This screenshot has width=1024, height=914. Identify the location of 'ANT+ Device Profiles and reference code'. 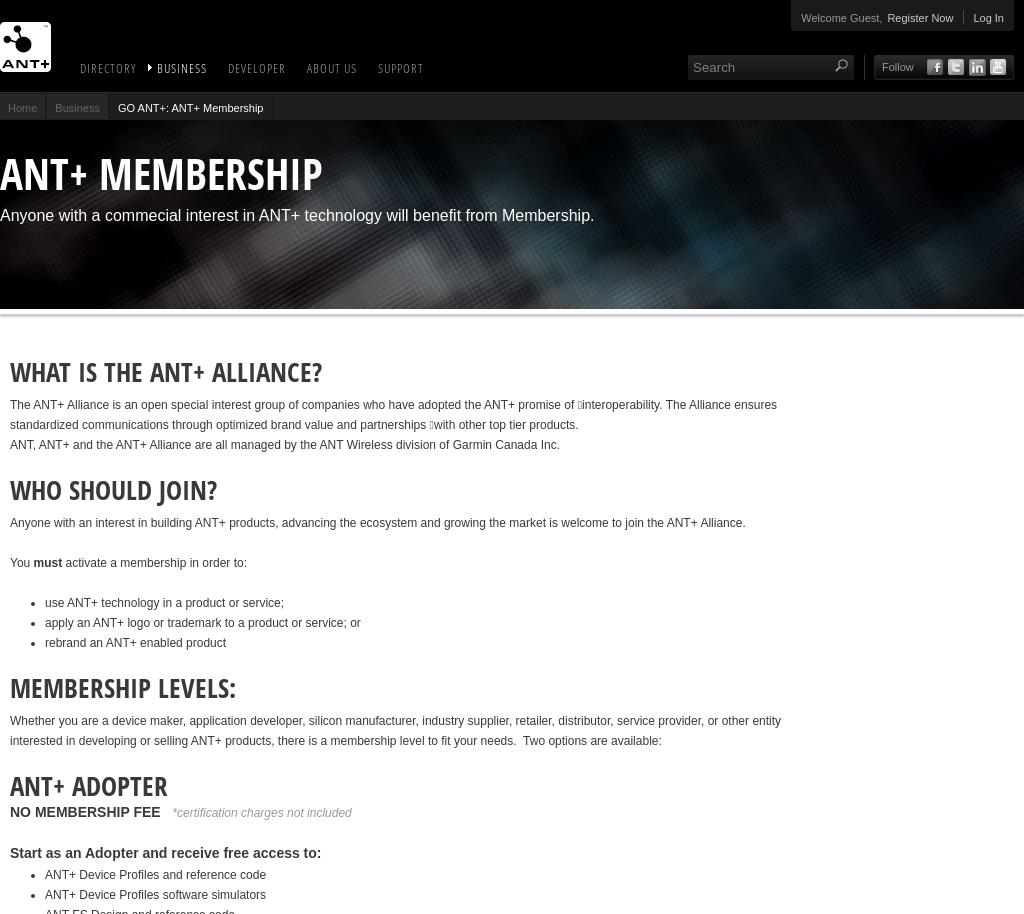
(154, 873).